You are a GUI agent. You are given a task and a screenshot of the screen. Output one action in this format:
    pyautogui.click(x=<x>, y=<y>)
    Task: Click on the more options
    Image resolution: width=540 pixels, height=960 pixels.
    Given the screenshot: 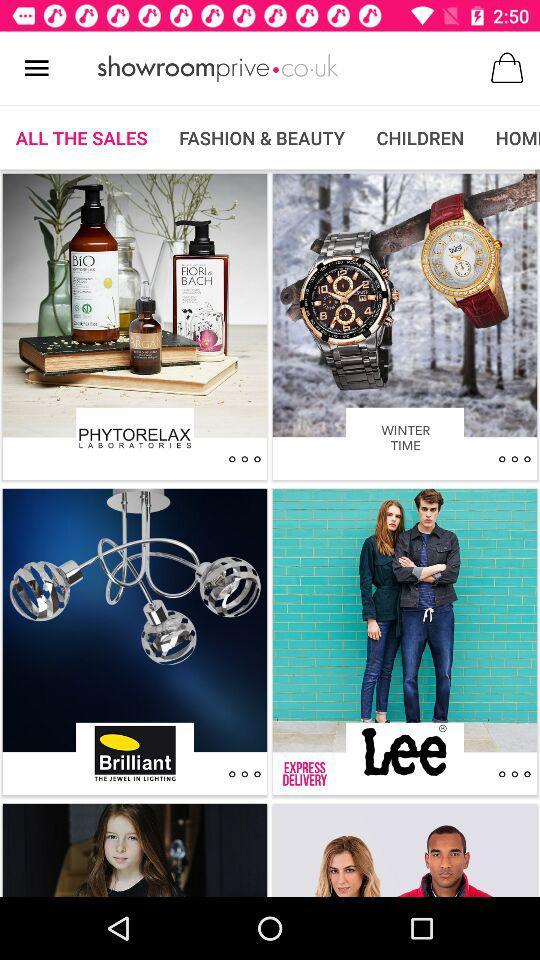 What is the action you would take?
    pyautogui.click(x=244, y=459)
    